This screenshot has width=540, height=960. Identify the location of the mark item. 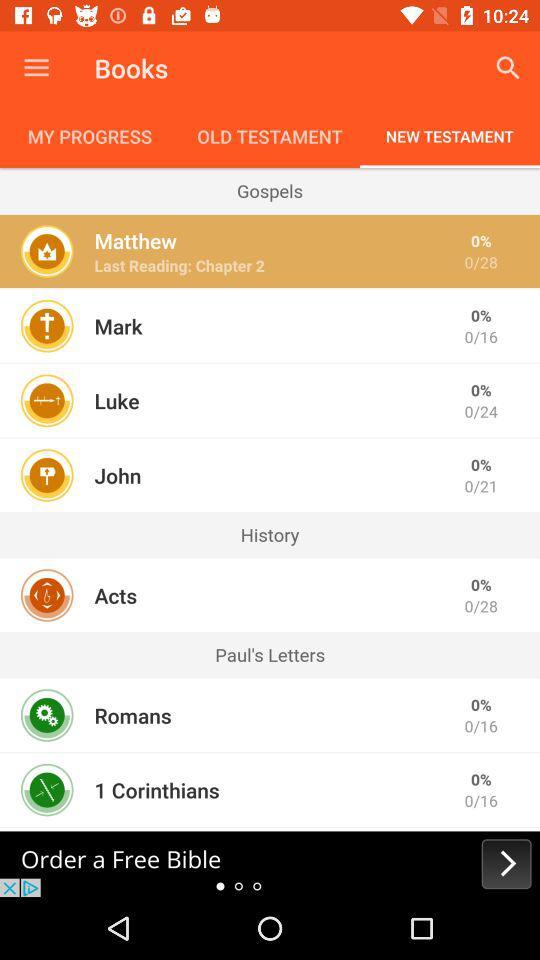
(118, 326).